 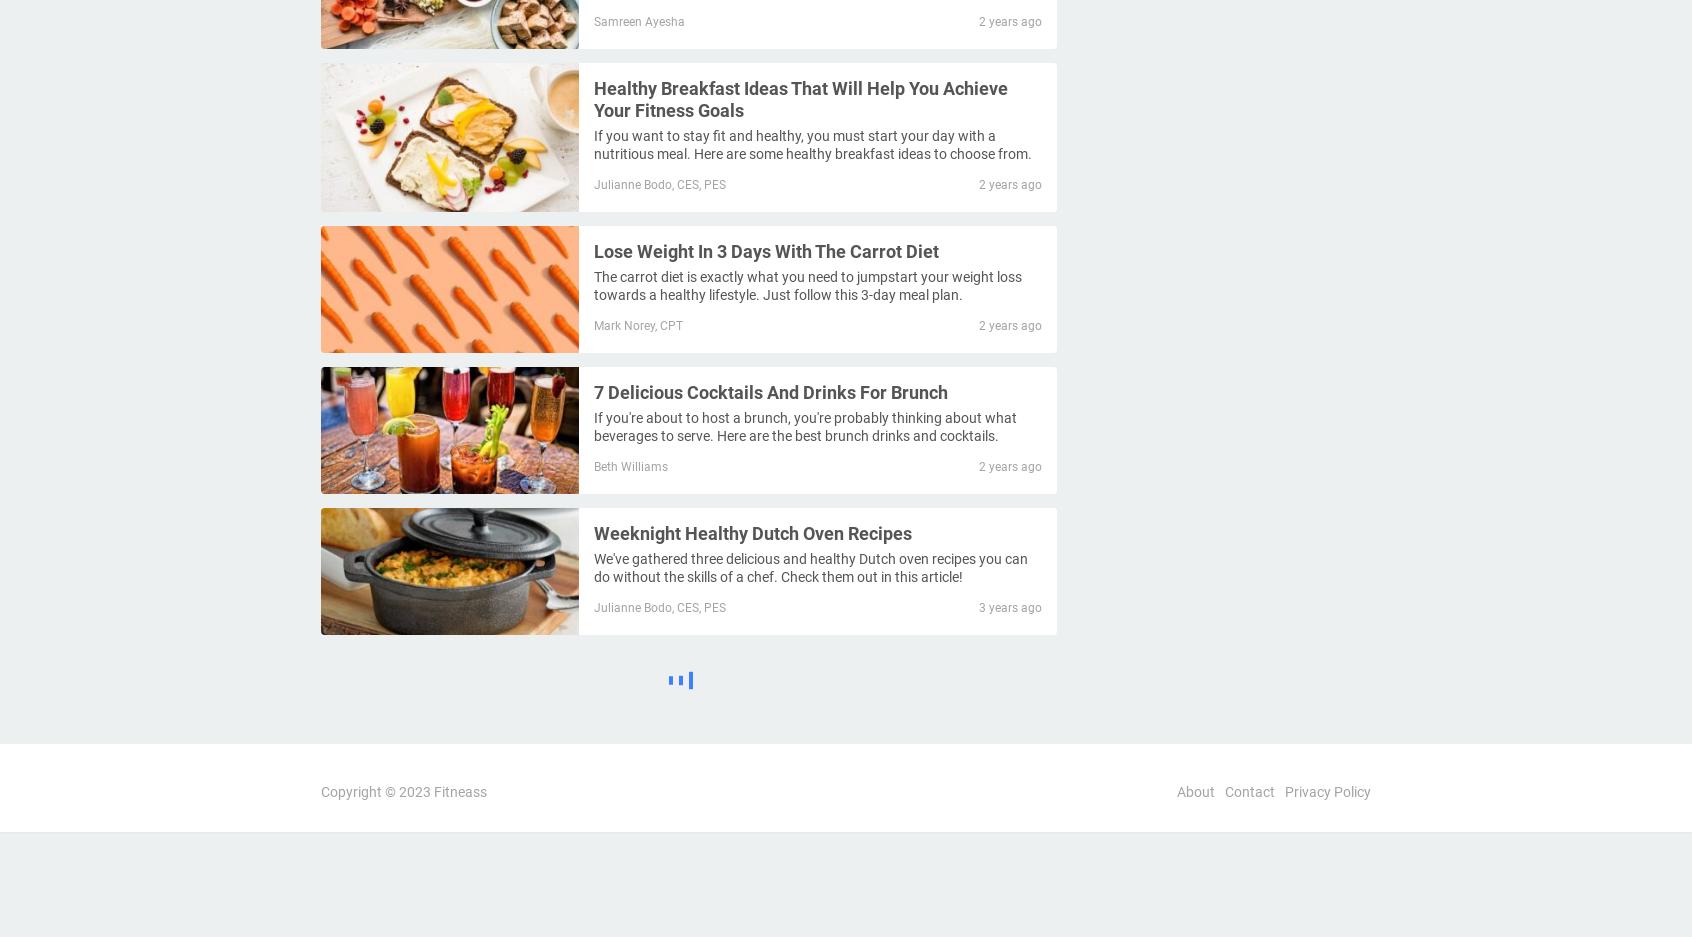 I want to click on 'Healthy Breakfast Ideas That Will Help You Achieve Your Fitness Goals', so click(x=799, y=97).